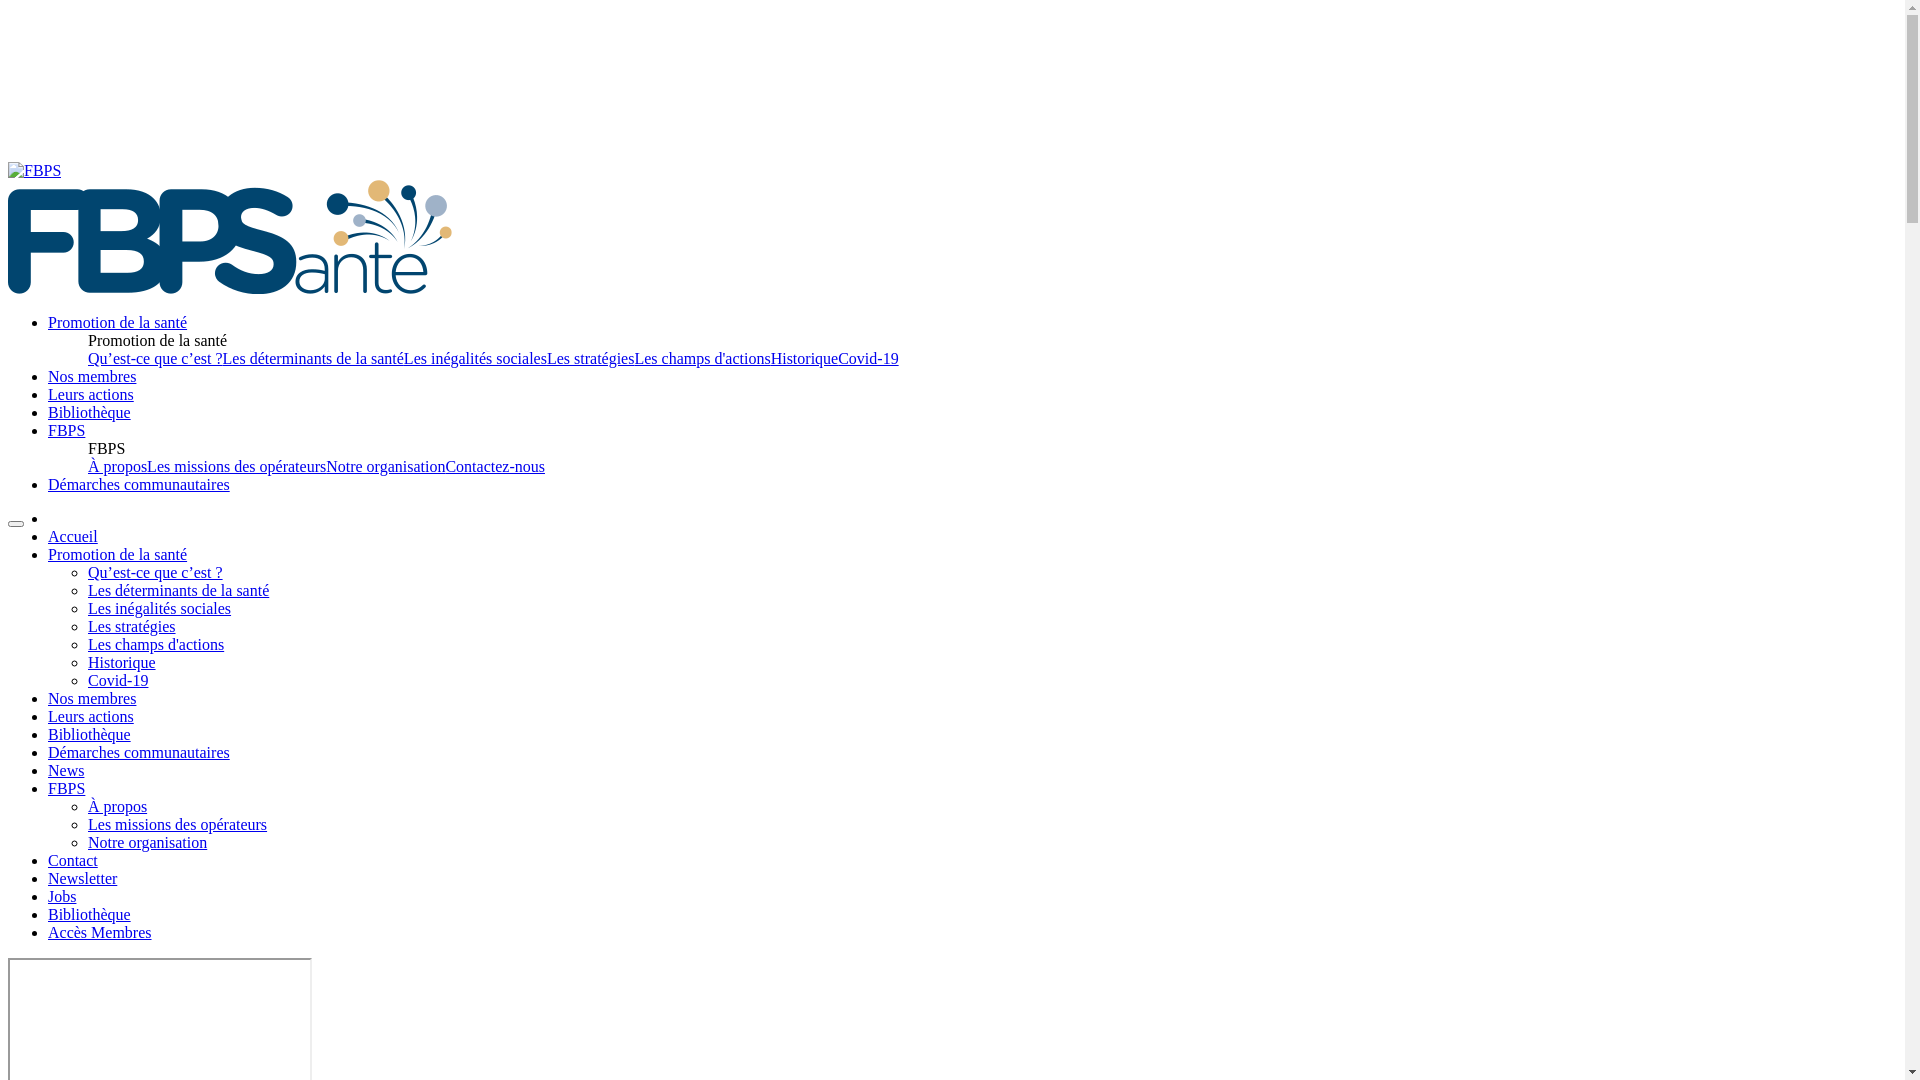 The image size is (1920, 1080). I want to click on 'Leurs actions', so click(90, 394).